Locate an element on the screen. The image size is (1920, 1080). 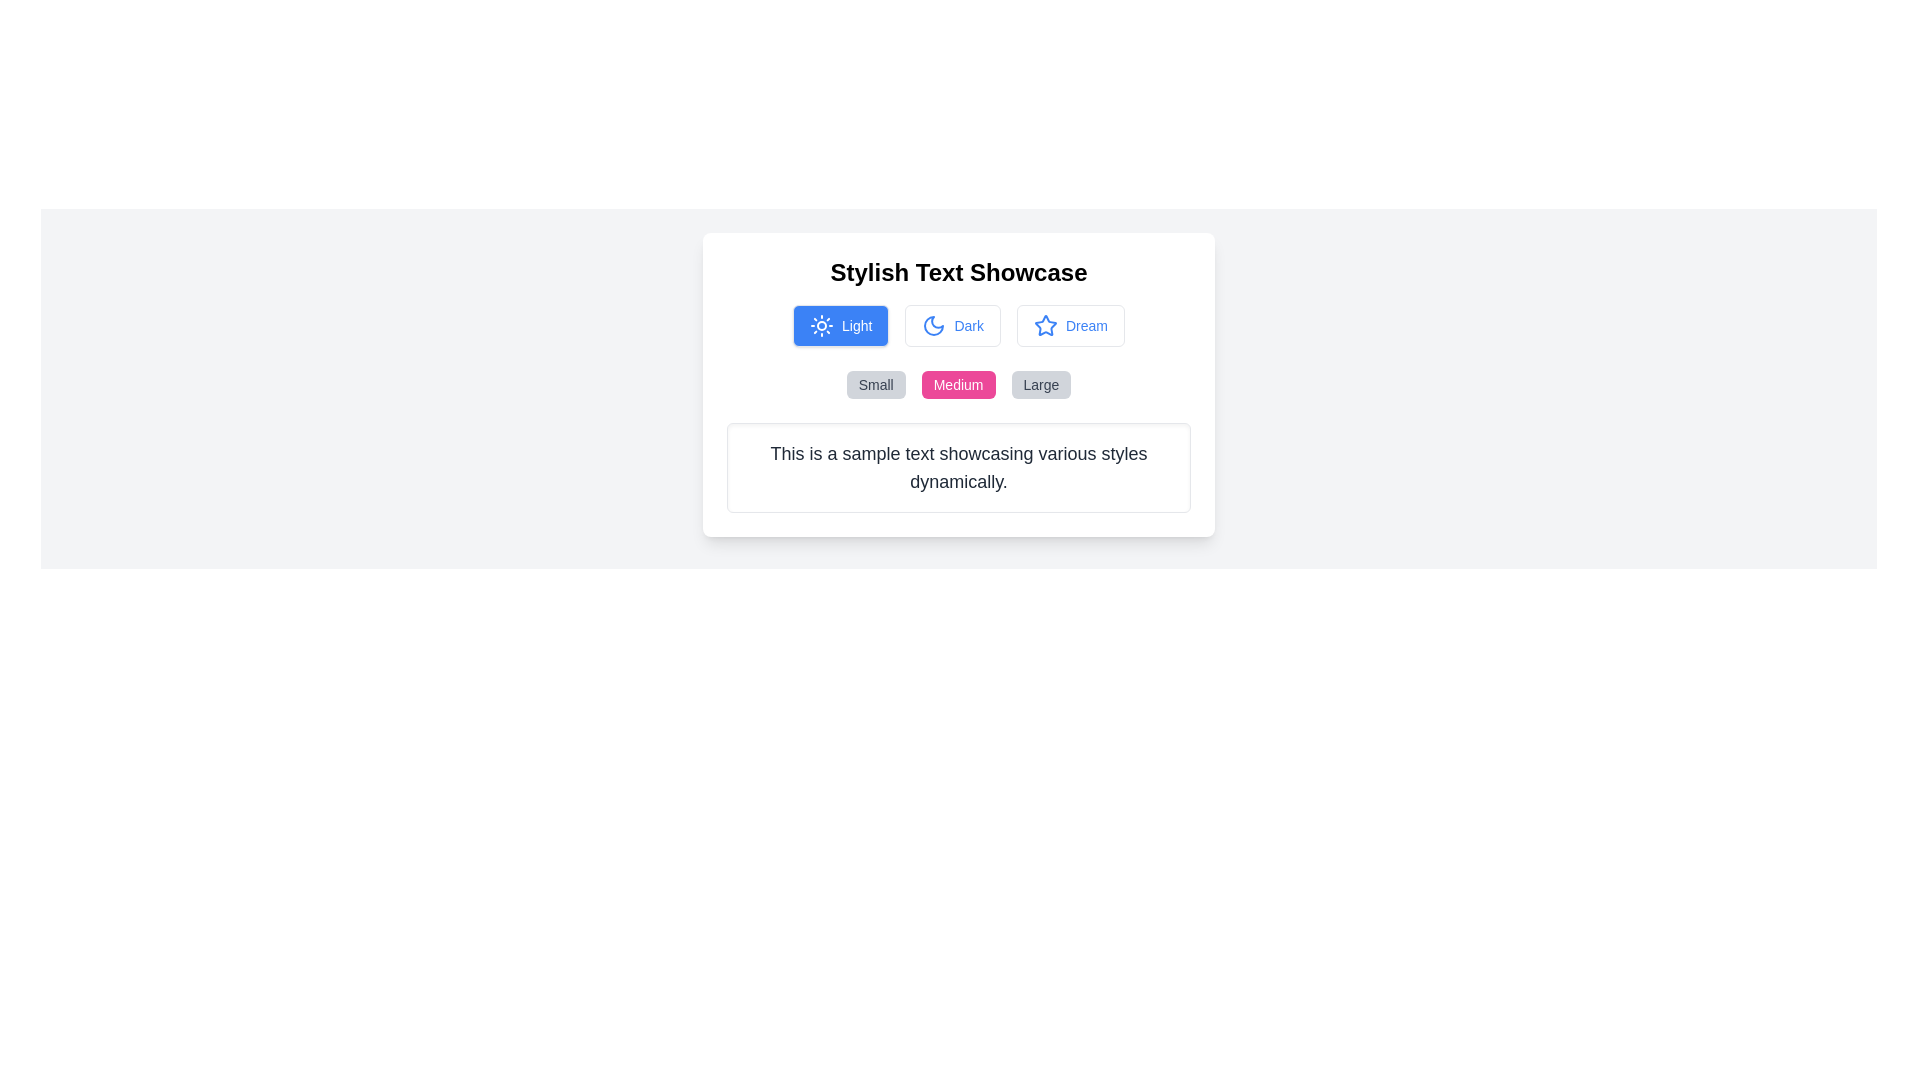
the star-shaped graphic outlined in blue located to the left of the text 'Dream' within the button labeled 'Dream' is located at coordinates (1045, 325).